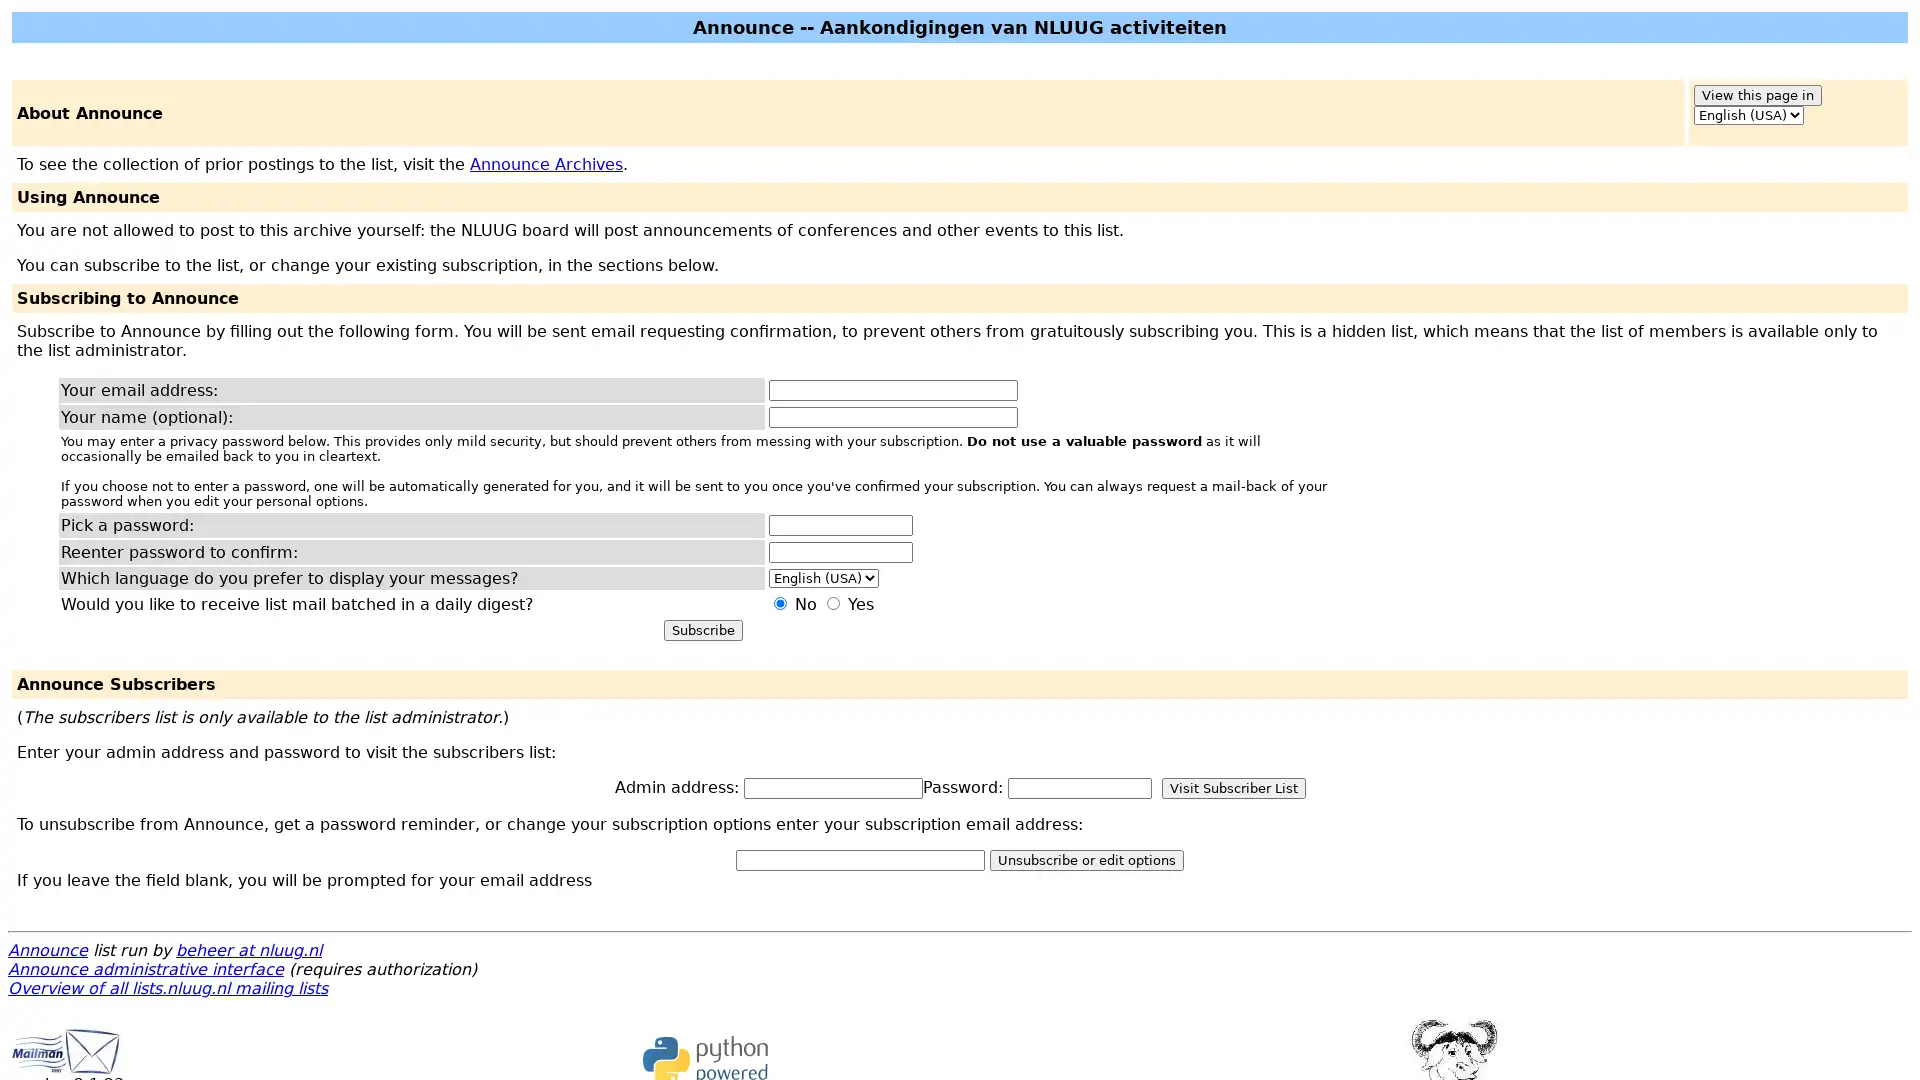 Image resolution: width=1920 pixels, height=1080 pixels. What do you see at coordinates (1085, 859) in the screenshot?
I see `Unsubscribe or edit options` at bounding box center [1085, 859].